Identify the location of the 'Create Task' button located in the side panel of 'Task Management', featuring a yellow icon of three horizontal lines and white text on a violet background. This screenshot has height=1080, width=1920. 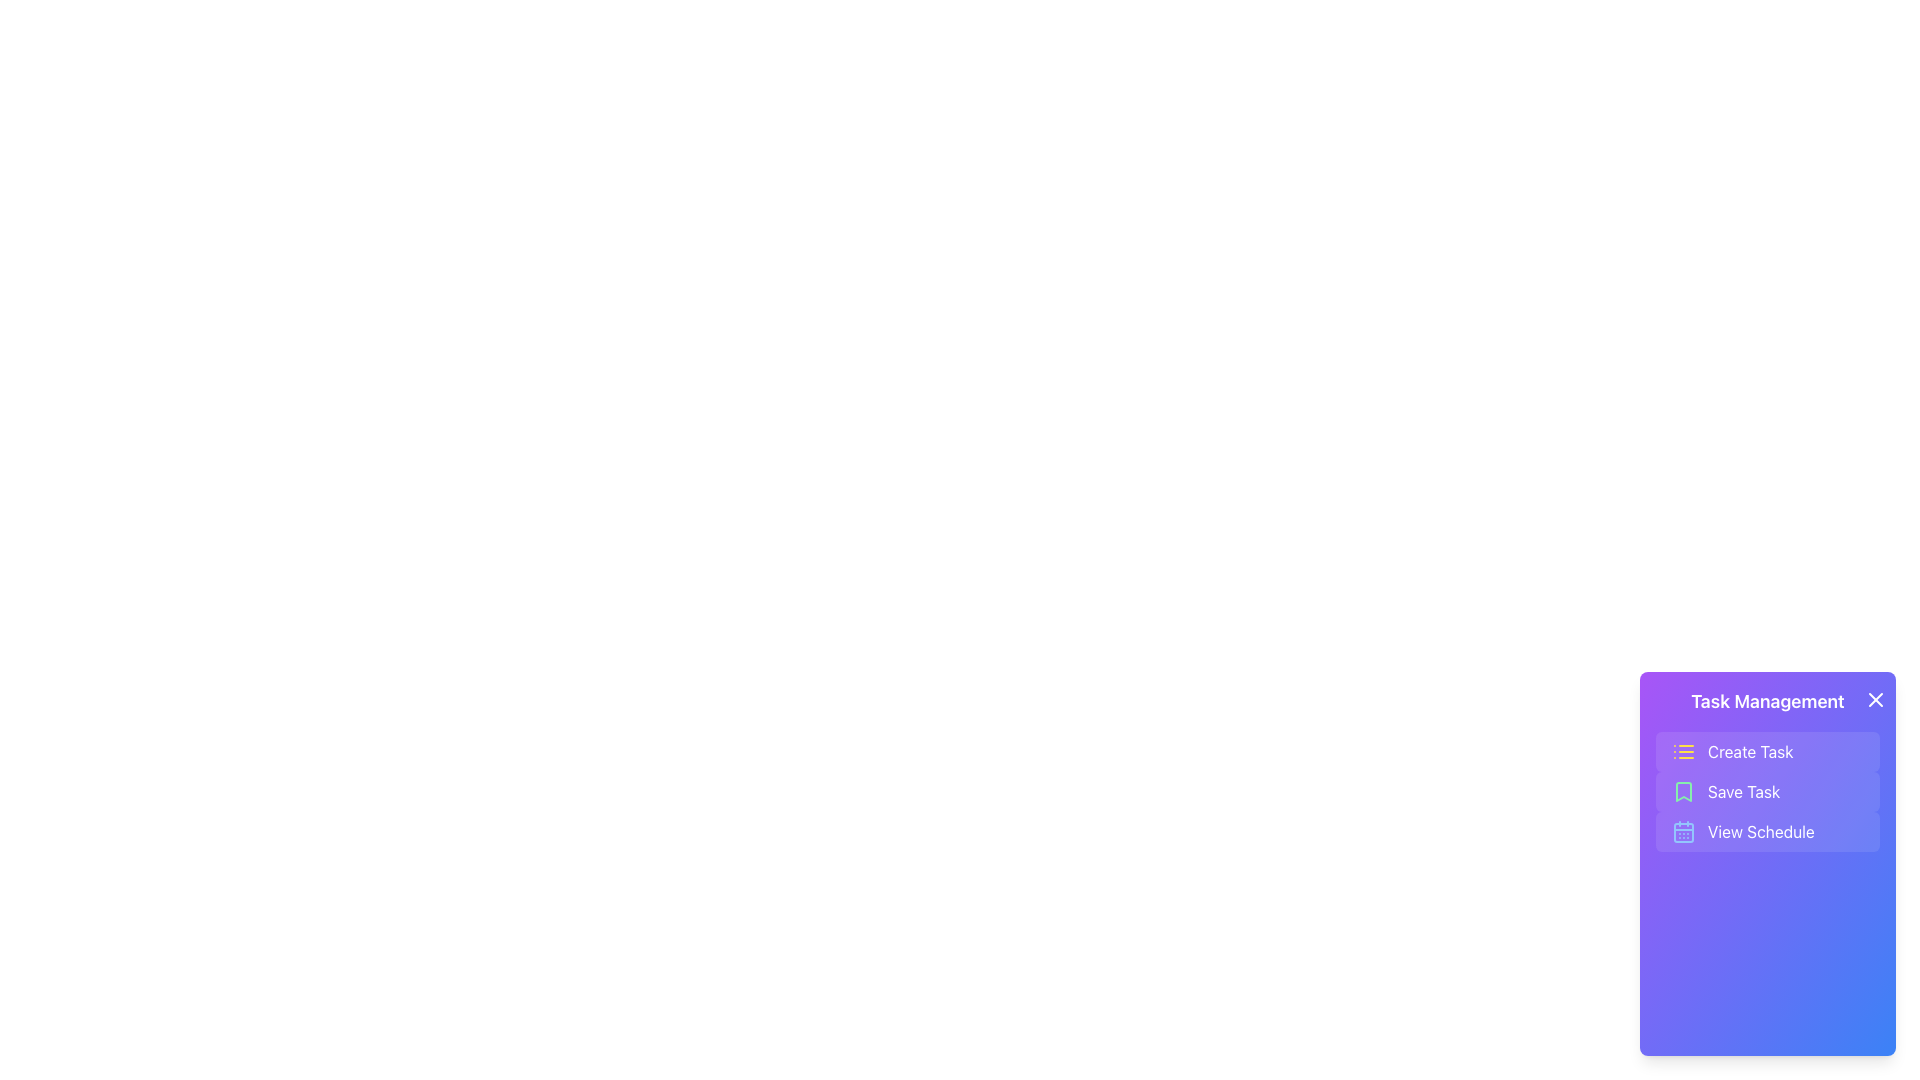
(1767, 752).